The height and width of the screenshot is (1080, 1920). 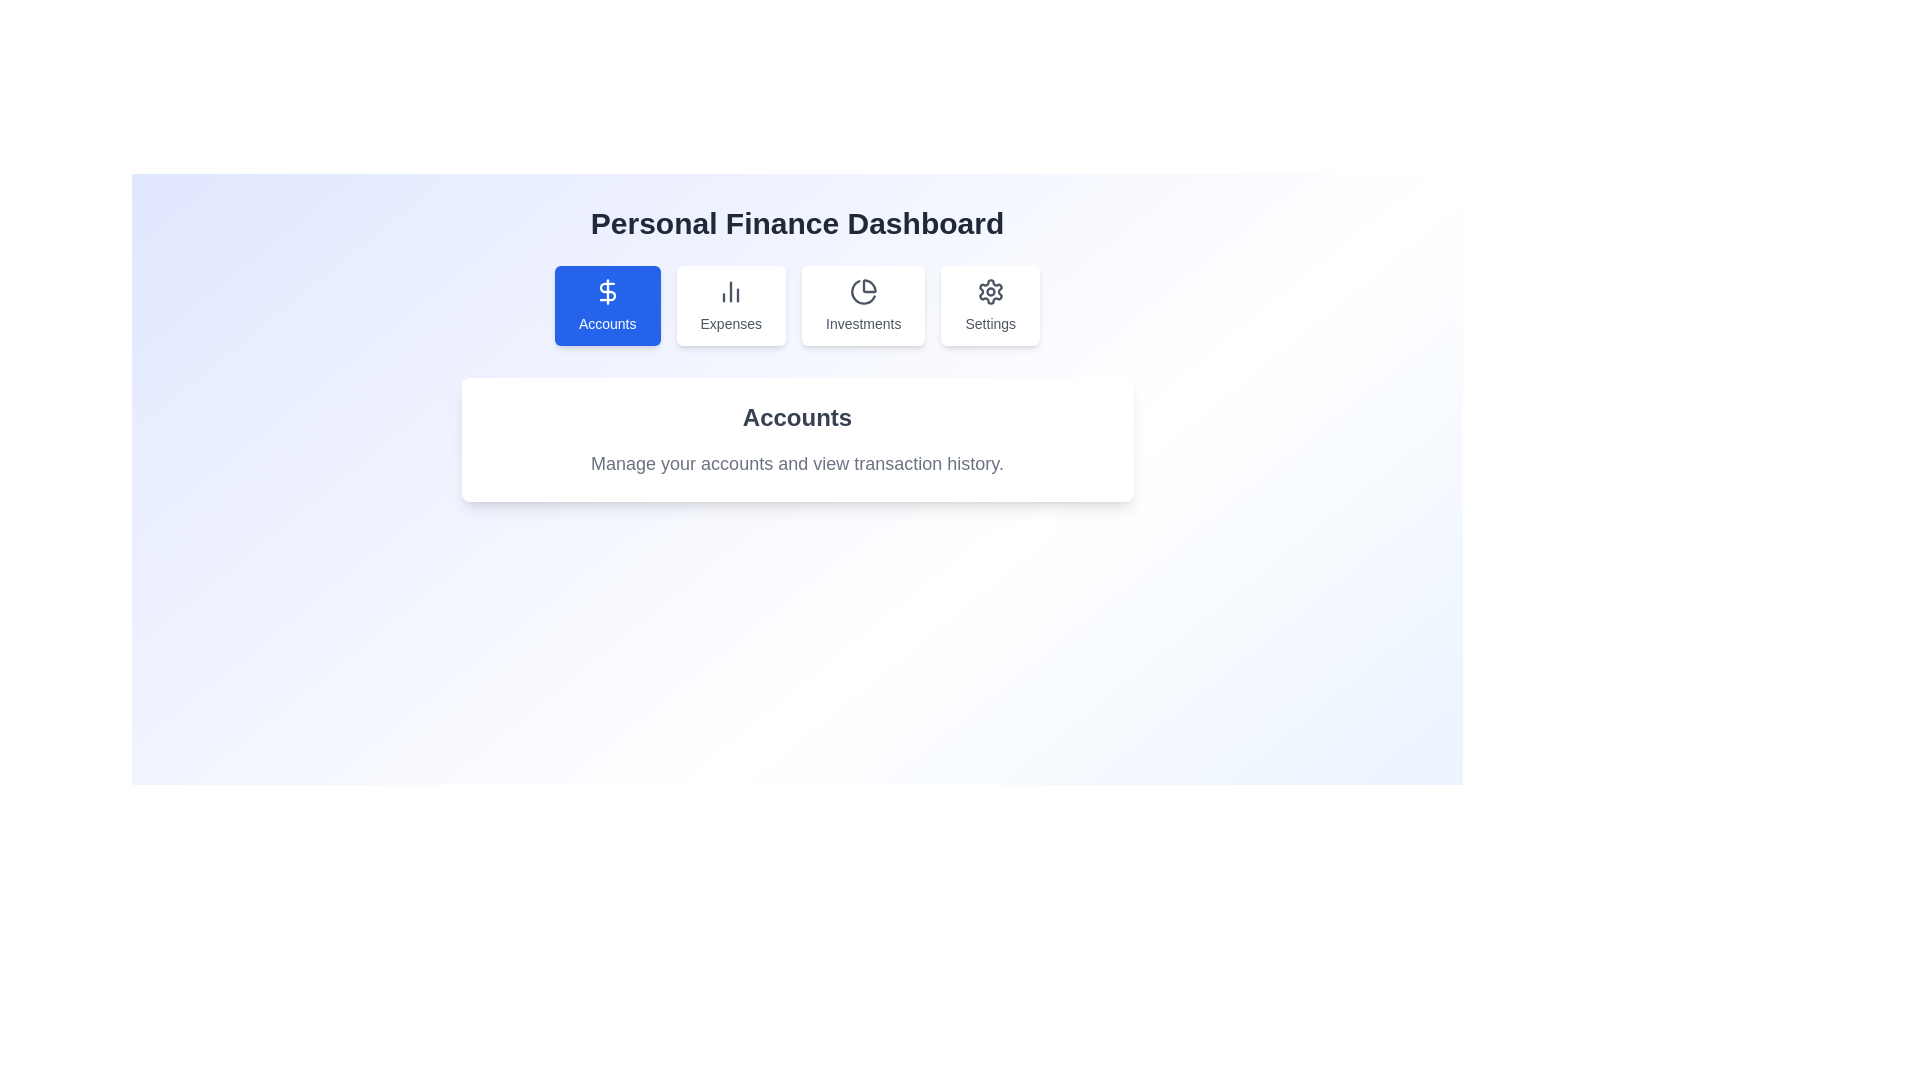 What do you see at coordinates (863, 292) in the screenshot?
I see `the 'Investments' icon, which is the primary icon within the 'Investments' button located in the navigation bar, third from the left` at bounding box center [863, 292].